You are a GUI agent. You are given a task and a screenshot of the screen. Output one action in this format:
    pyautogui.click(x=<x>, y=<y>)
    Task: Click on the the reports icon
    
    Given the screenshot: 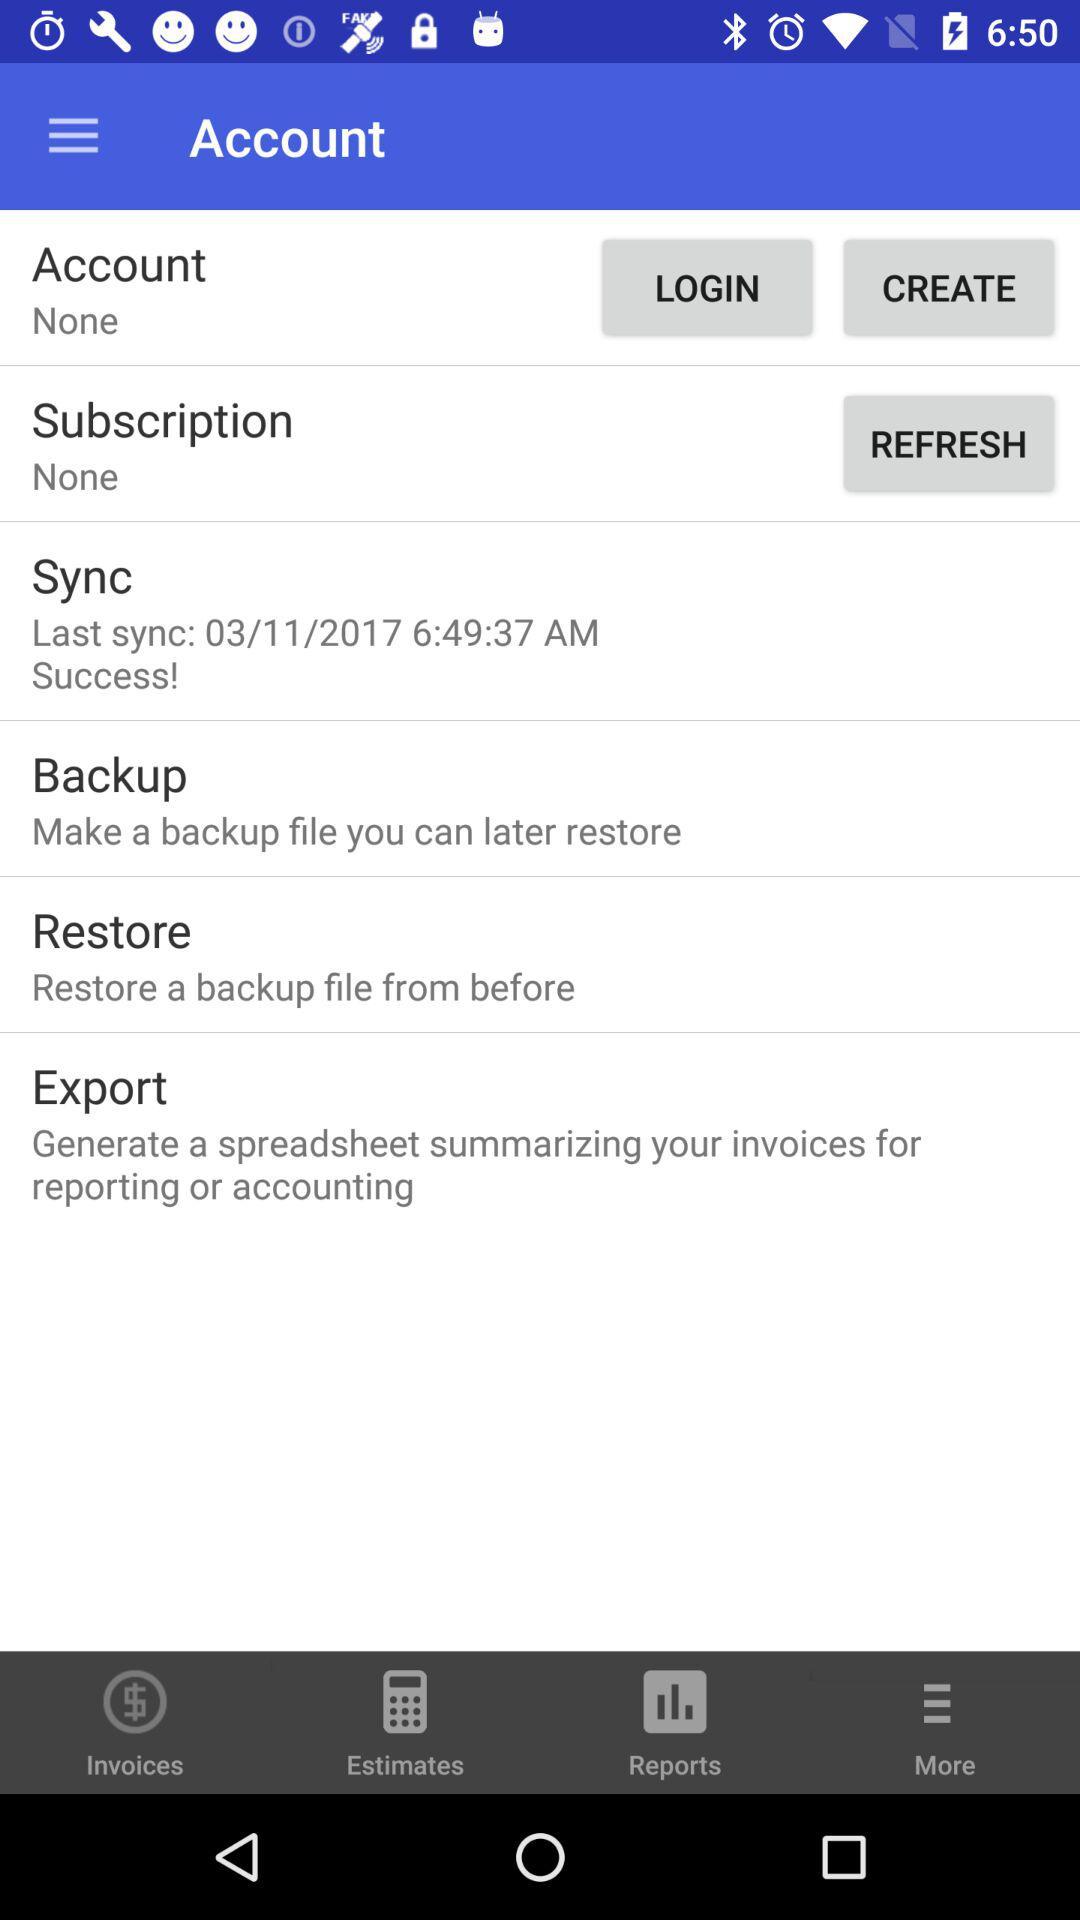 What is the action you would take?
    pyautogui.click(x=675, y=1731)
    